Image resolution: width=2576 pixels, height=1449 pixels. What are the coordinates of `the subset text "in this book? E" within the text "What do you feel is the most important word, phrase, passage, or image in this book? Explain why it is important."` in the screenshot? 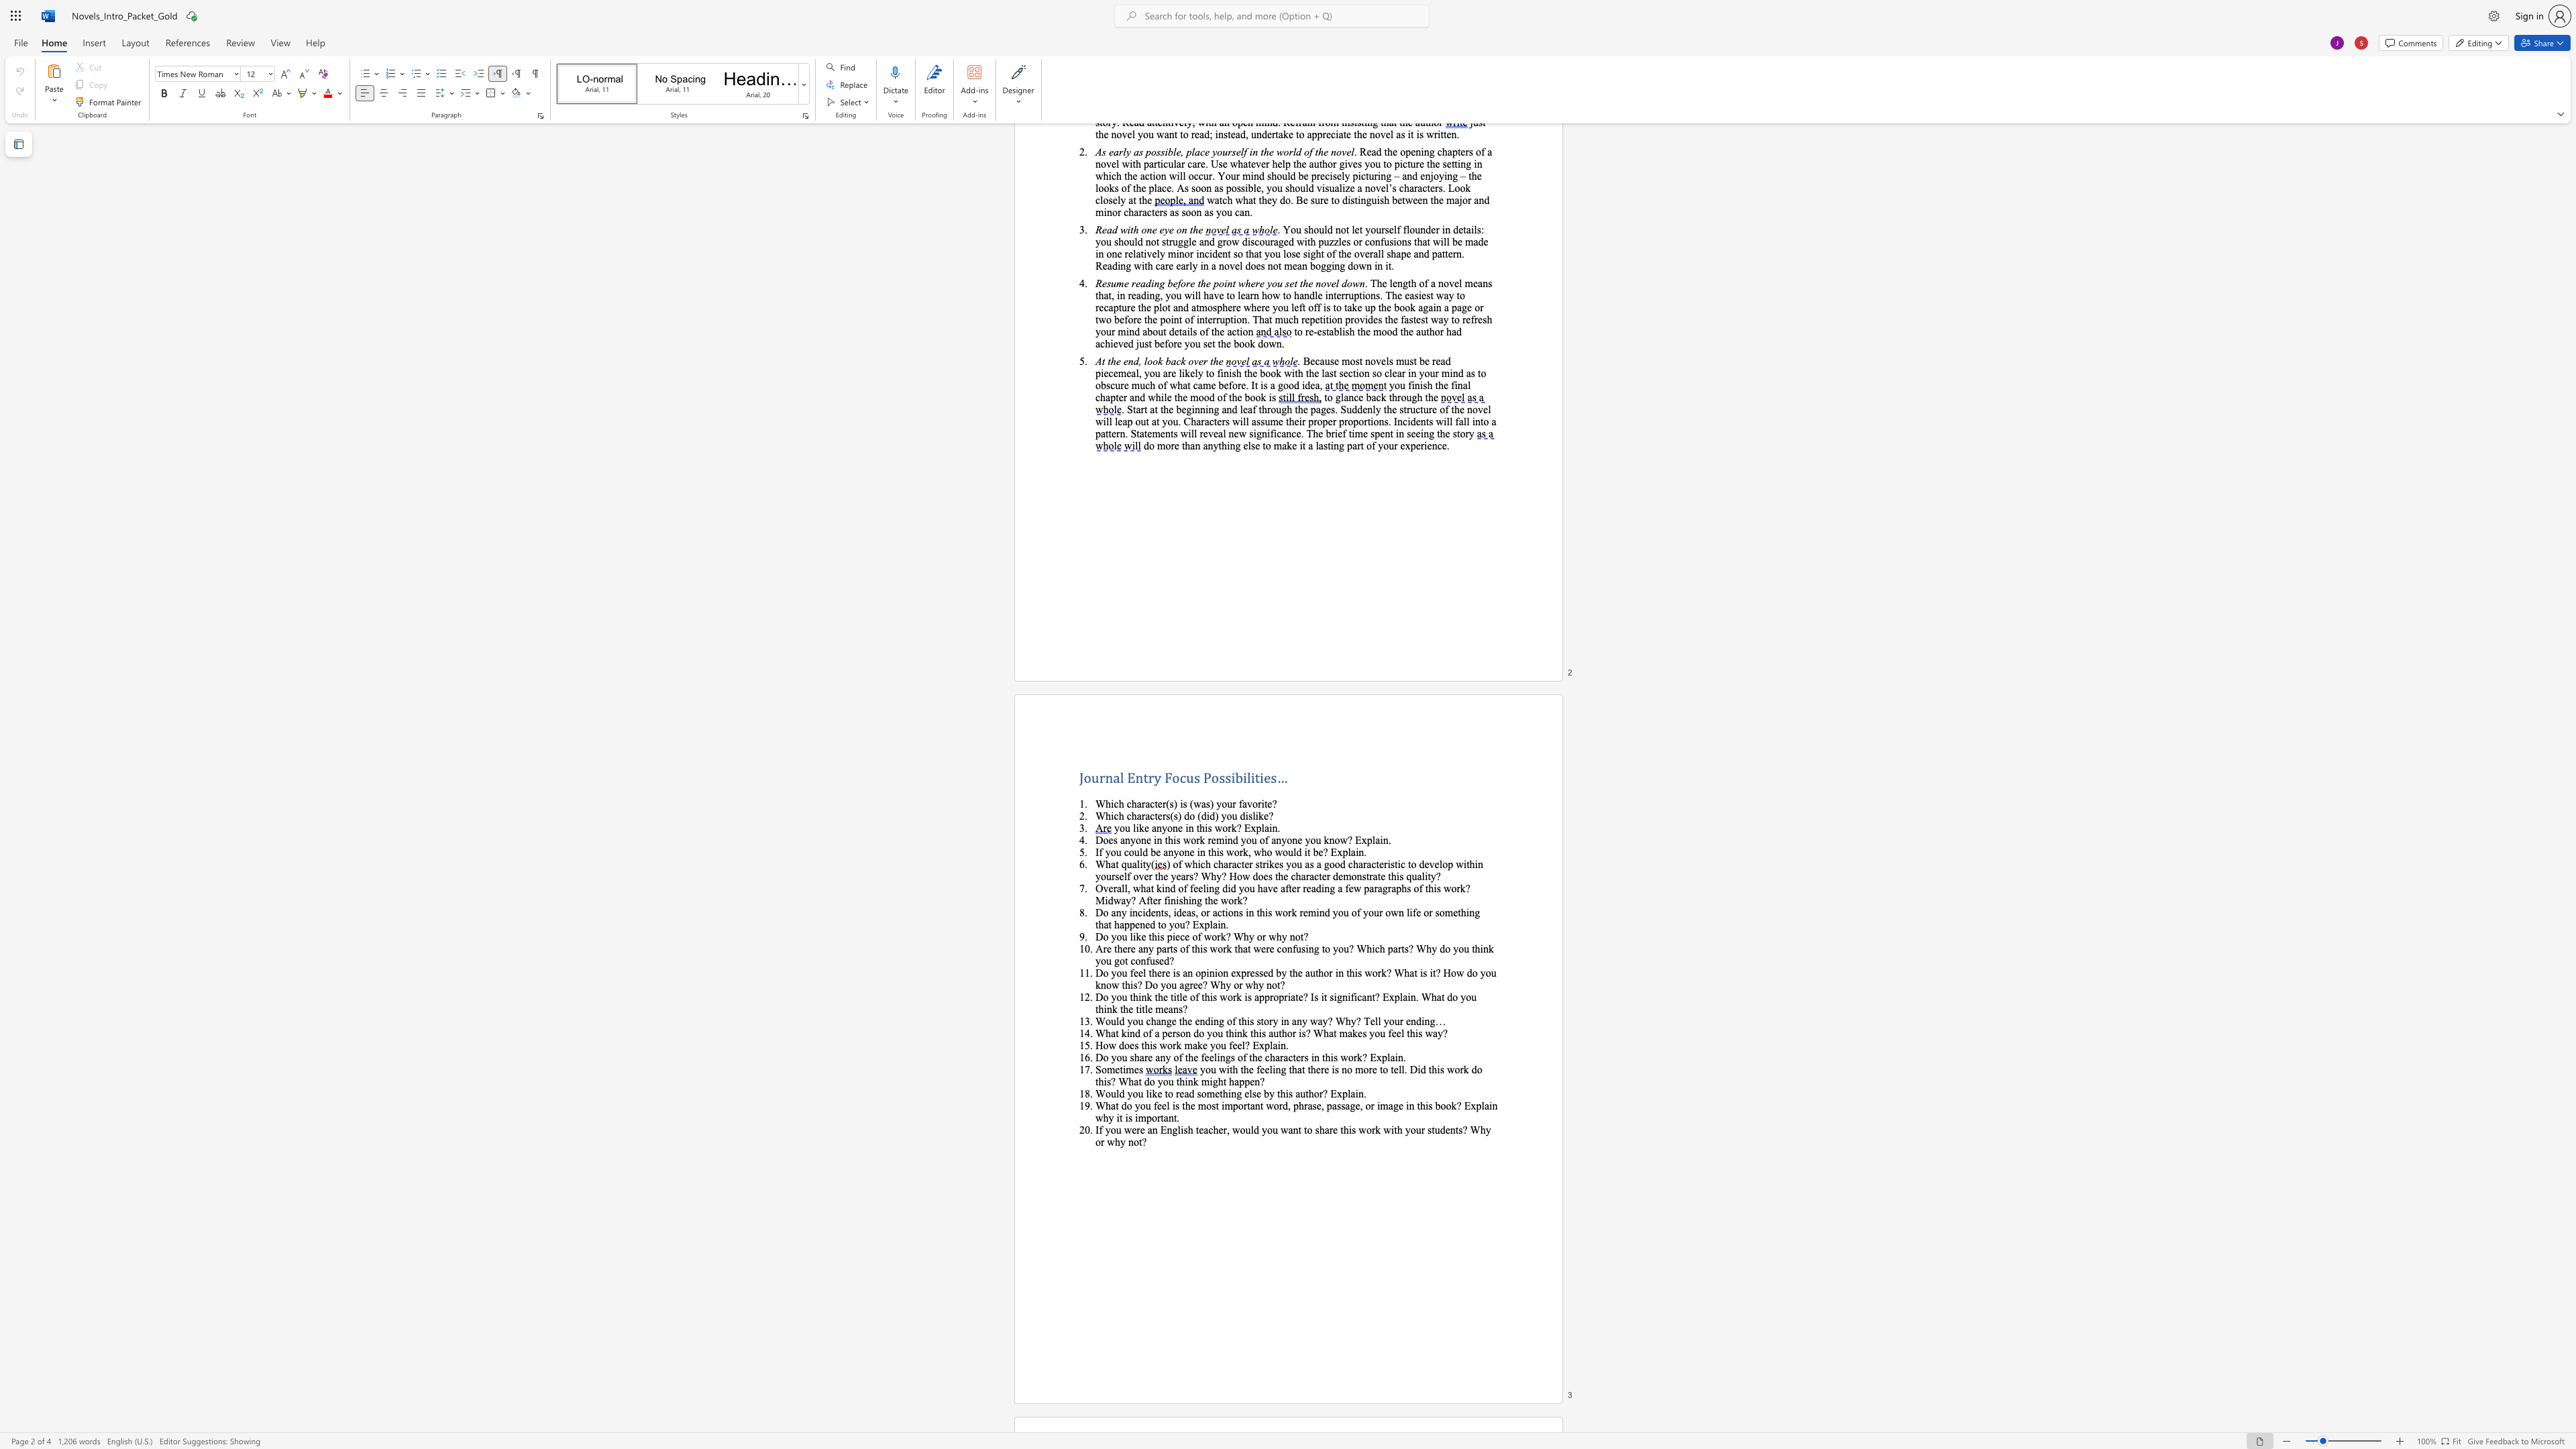 It's located at (1405, 1104).